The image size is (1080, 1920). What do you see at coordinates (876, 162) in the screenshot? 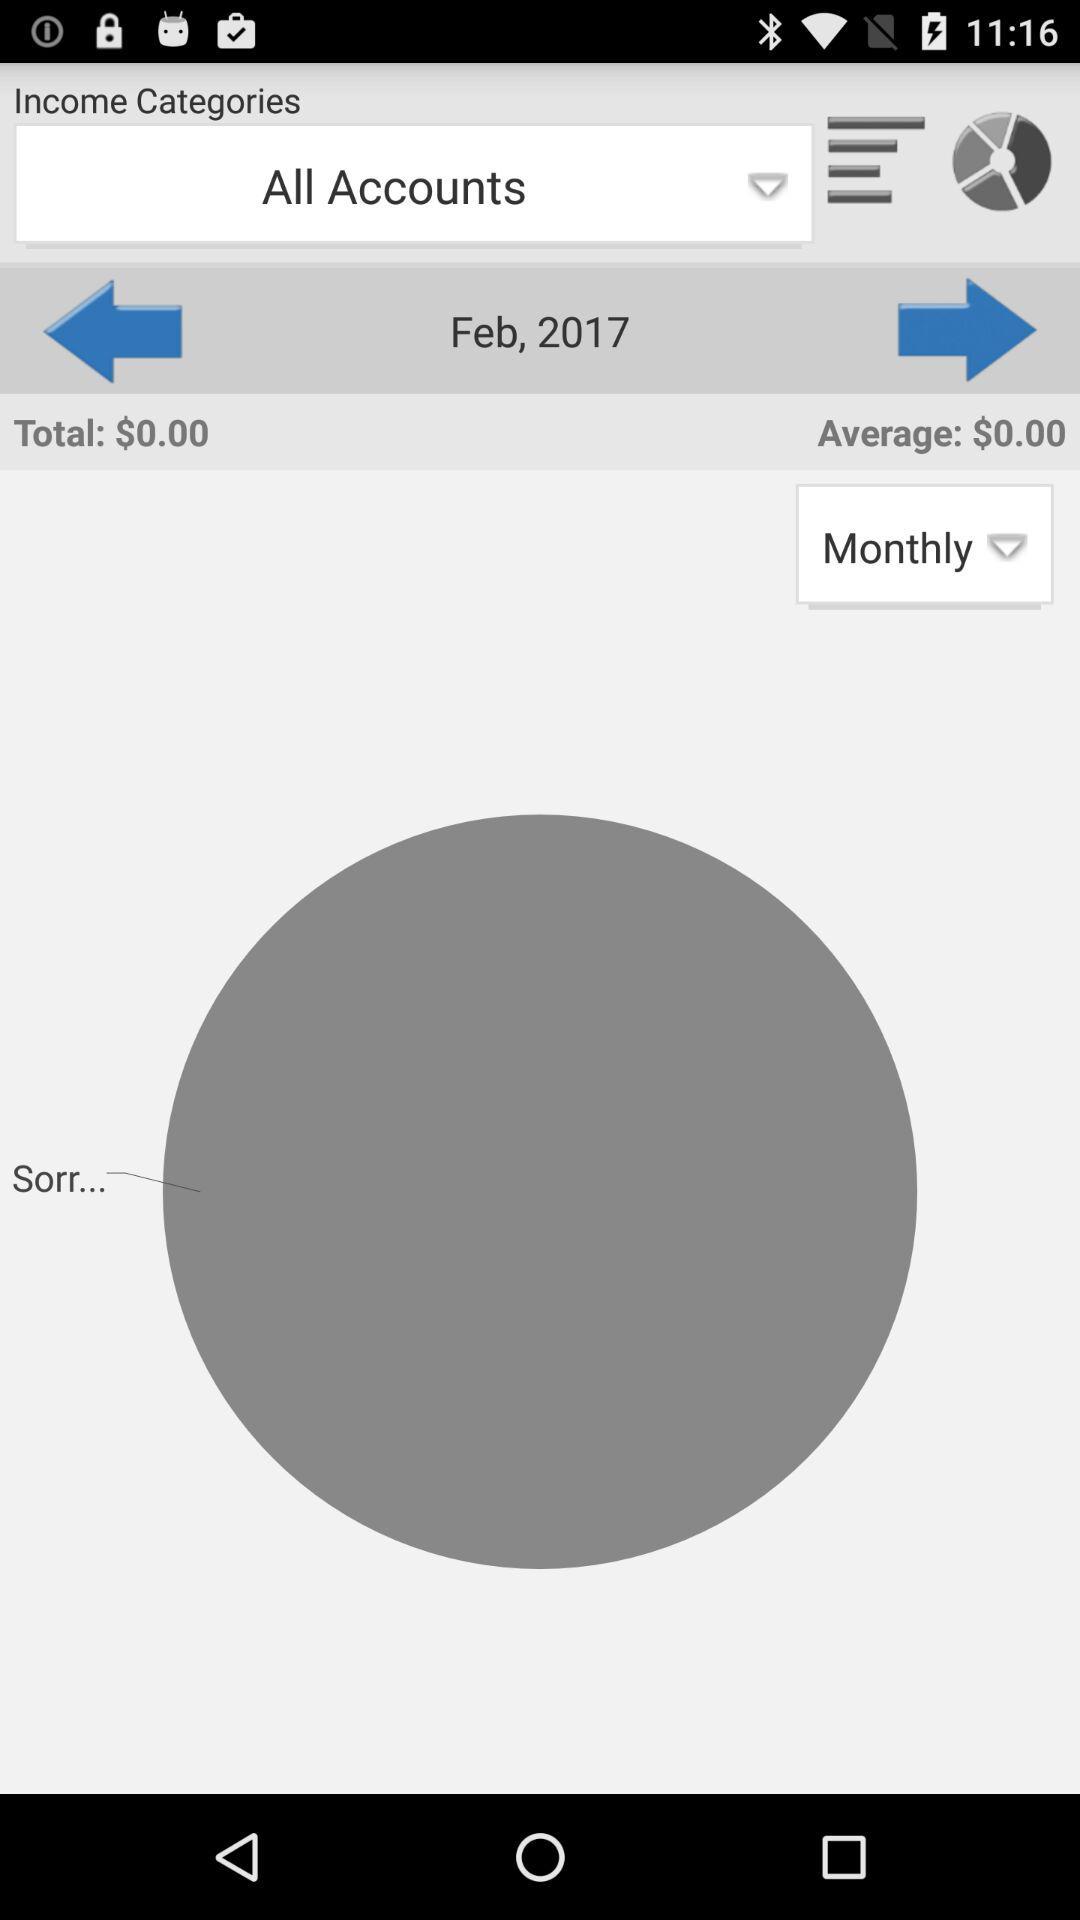
I see `bar graph option` at bounding box center [876, 162].